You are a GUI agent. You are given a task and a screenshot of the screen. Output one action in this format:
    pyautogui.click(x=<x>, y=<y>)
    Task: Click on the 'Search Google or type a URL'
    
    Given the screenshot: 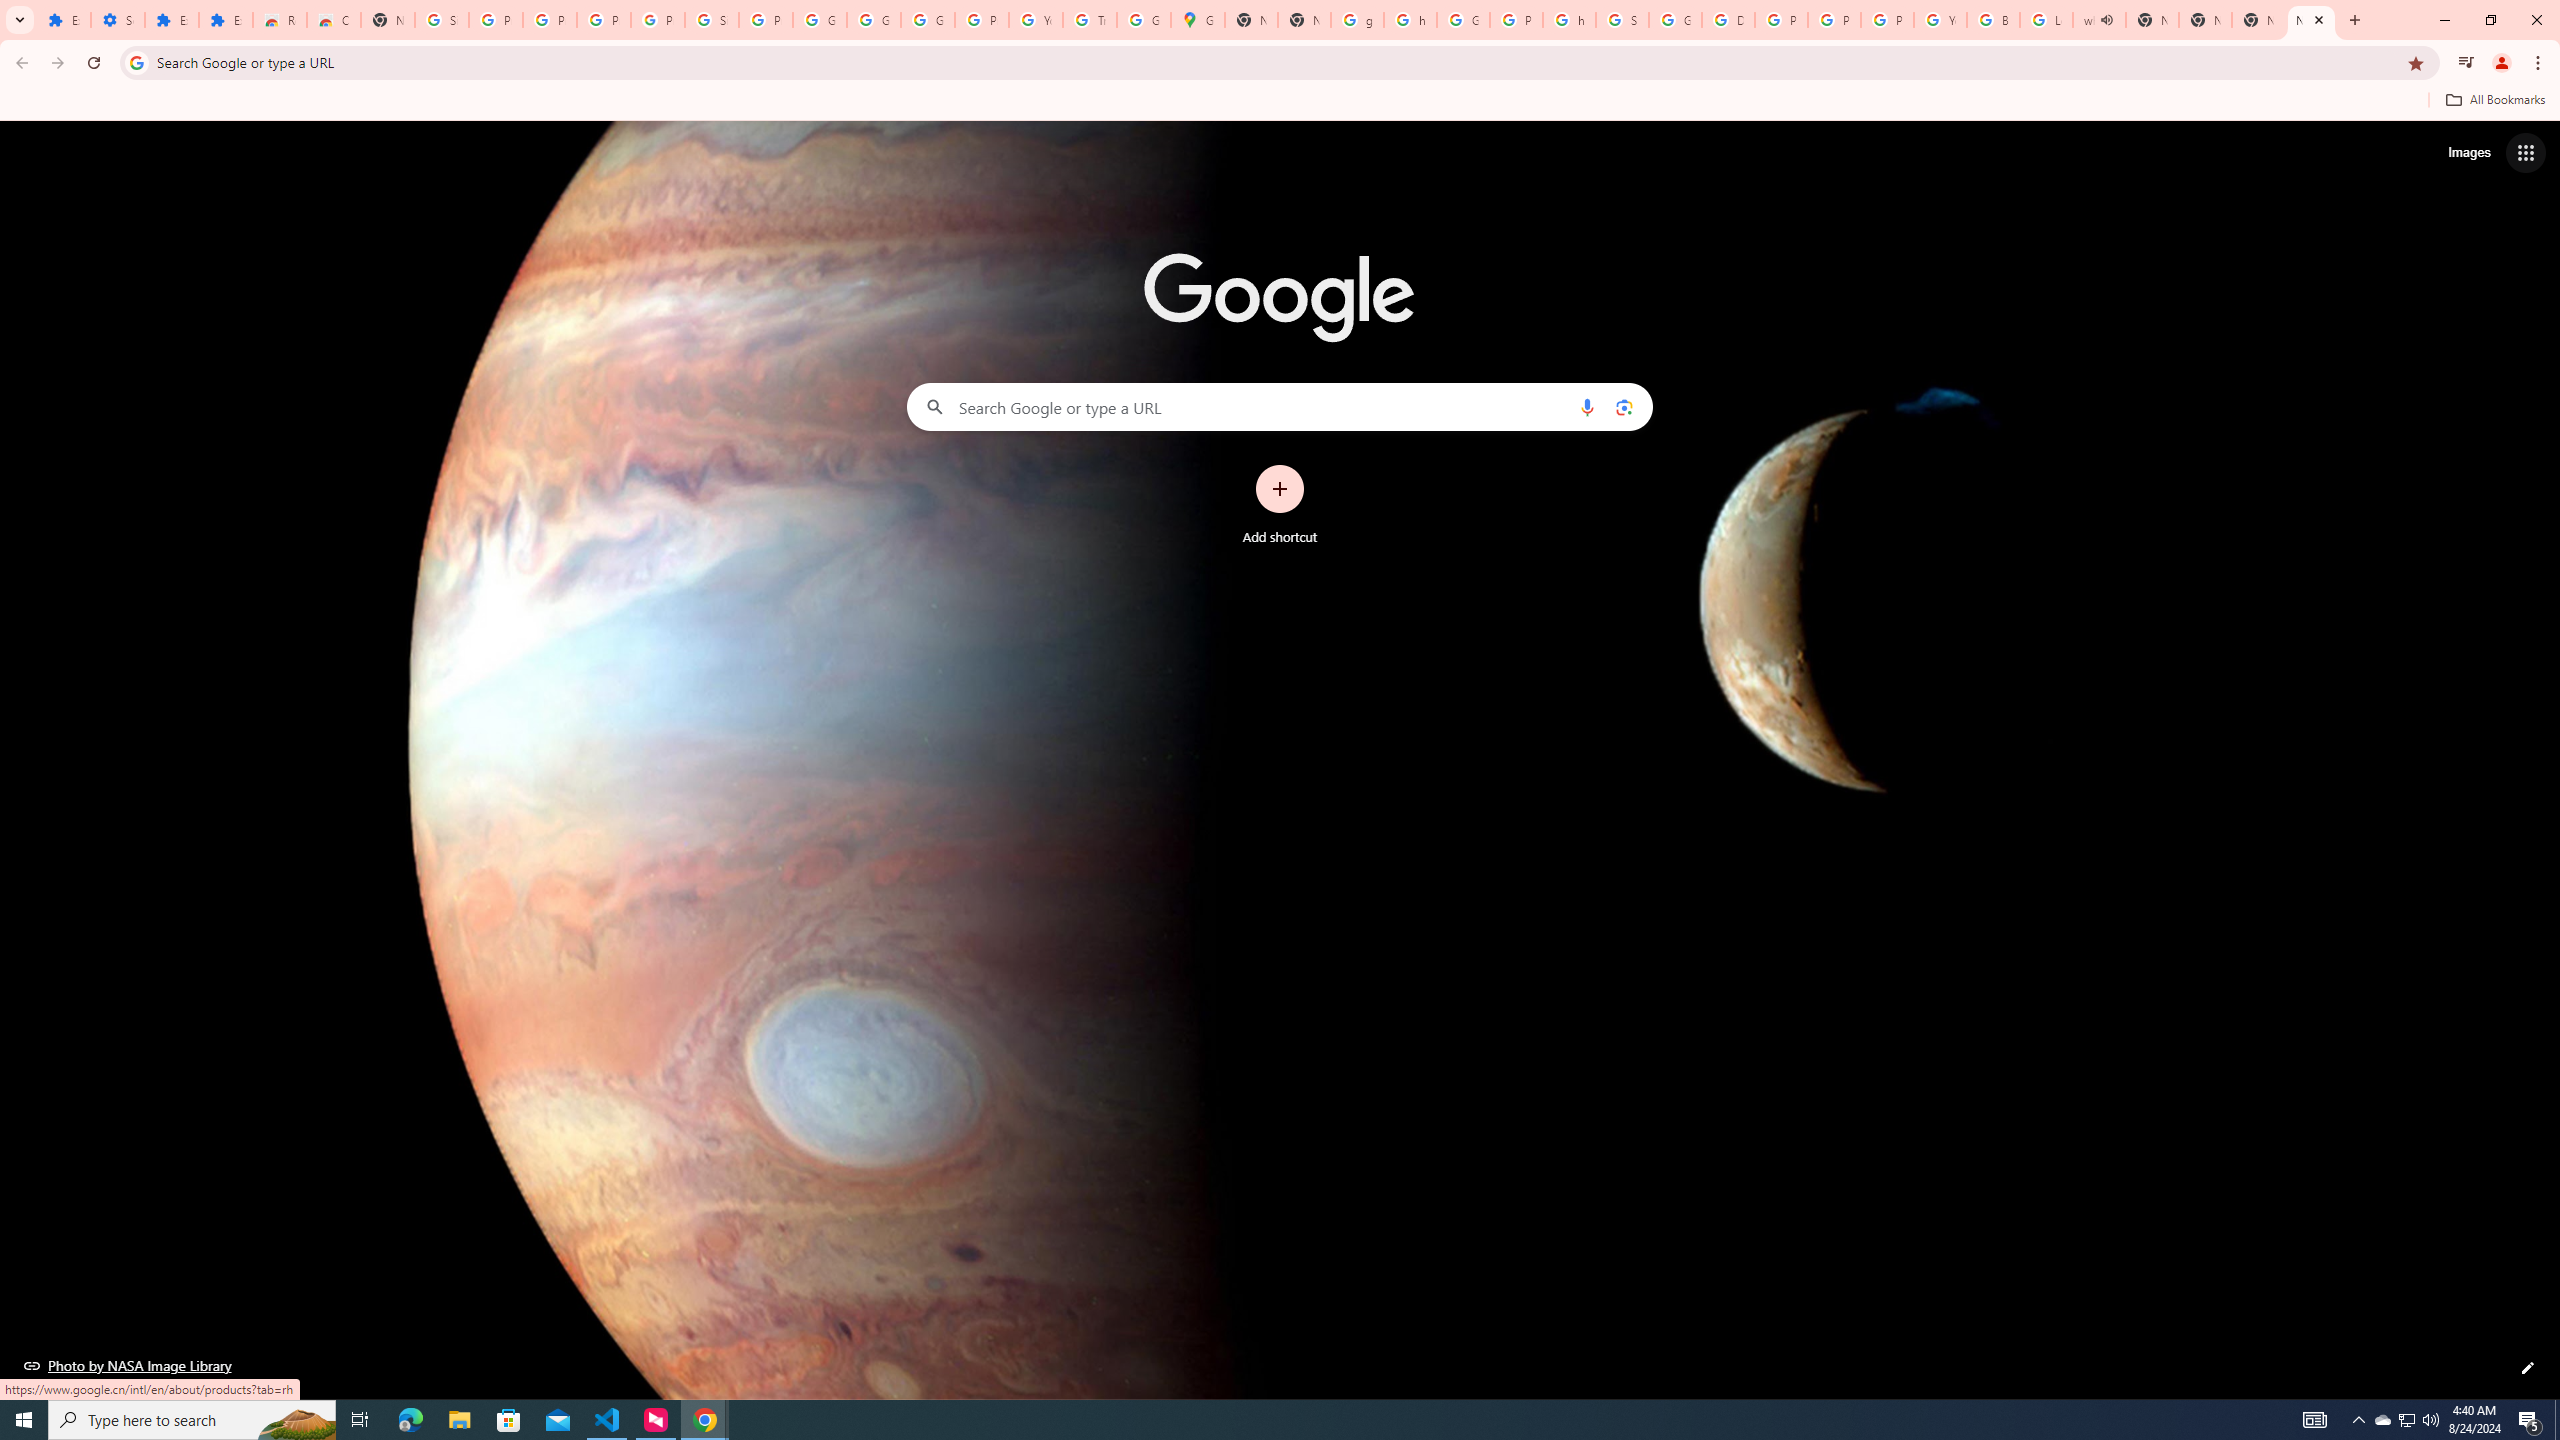 What is the action you would take?
    pyautogui.click(x=1280, y=405)
    